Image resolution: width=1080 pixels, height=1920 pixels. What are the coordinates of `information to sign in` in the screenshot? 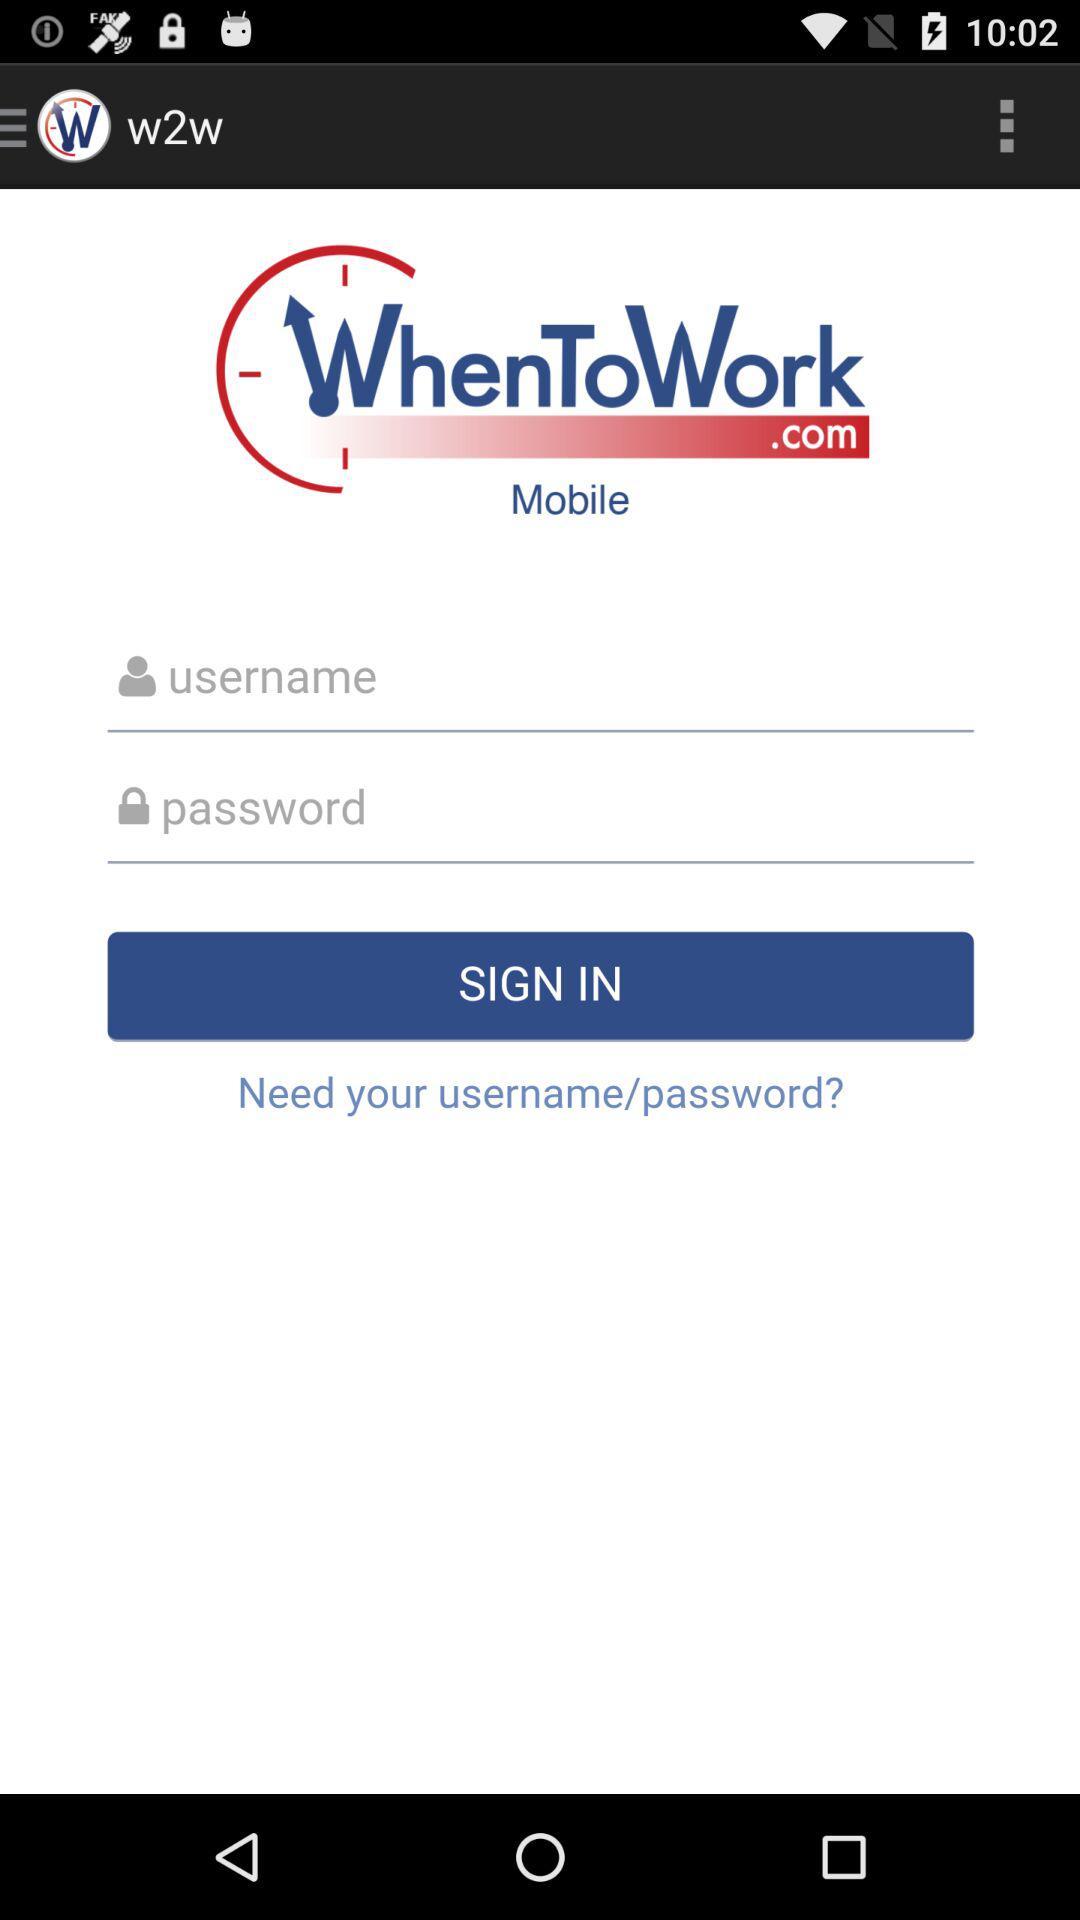 It's located at (540, 991).